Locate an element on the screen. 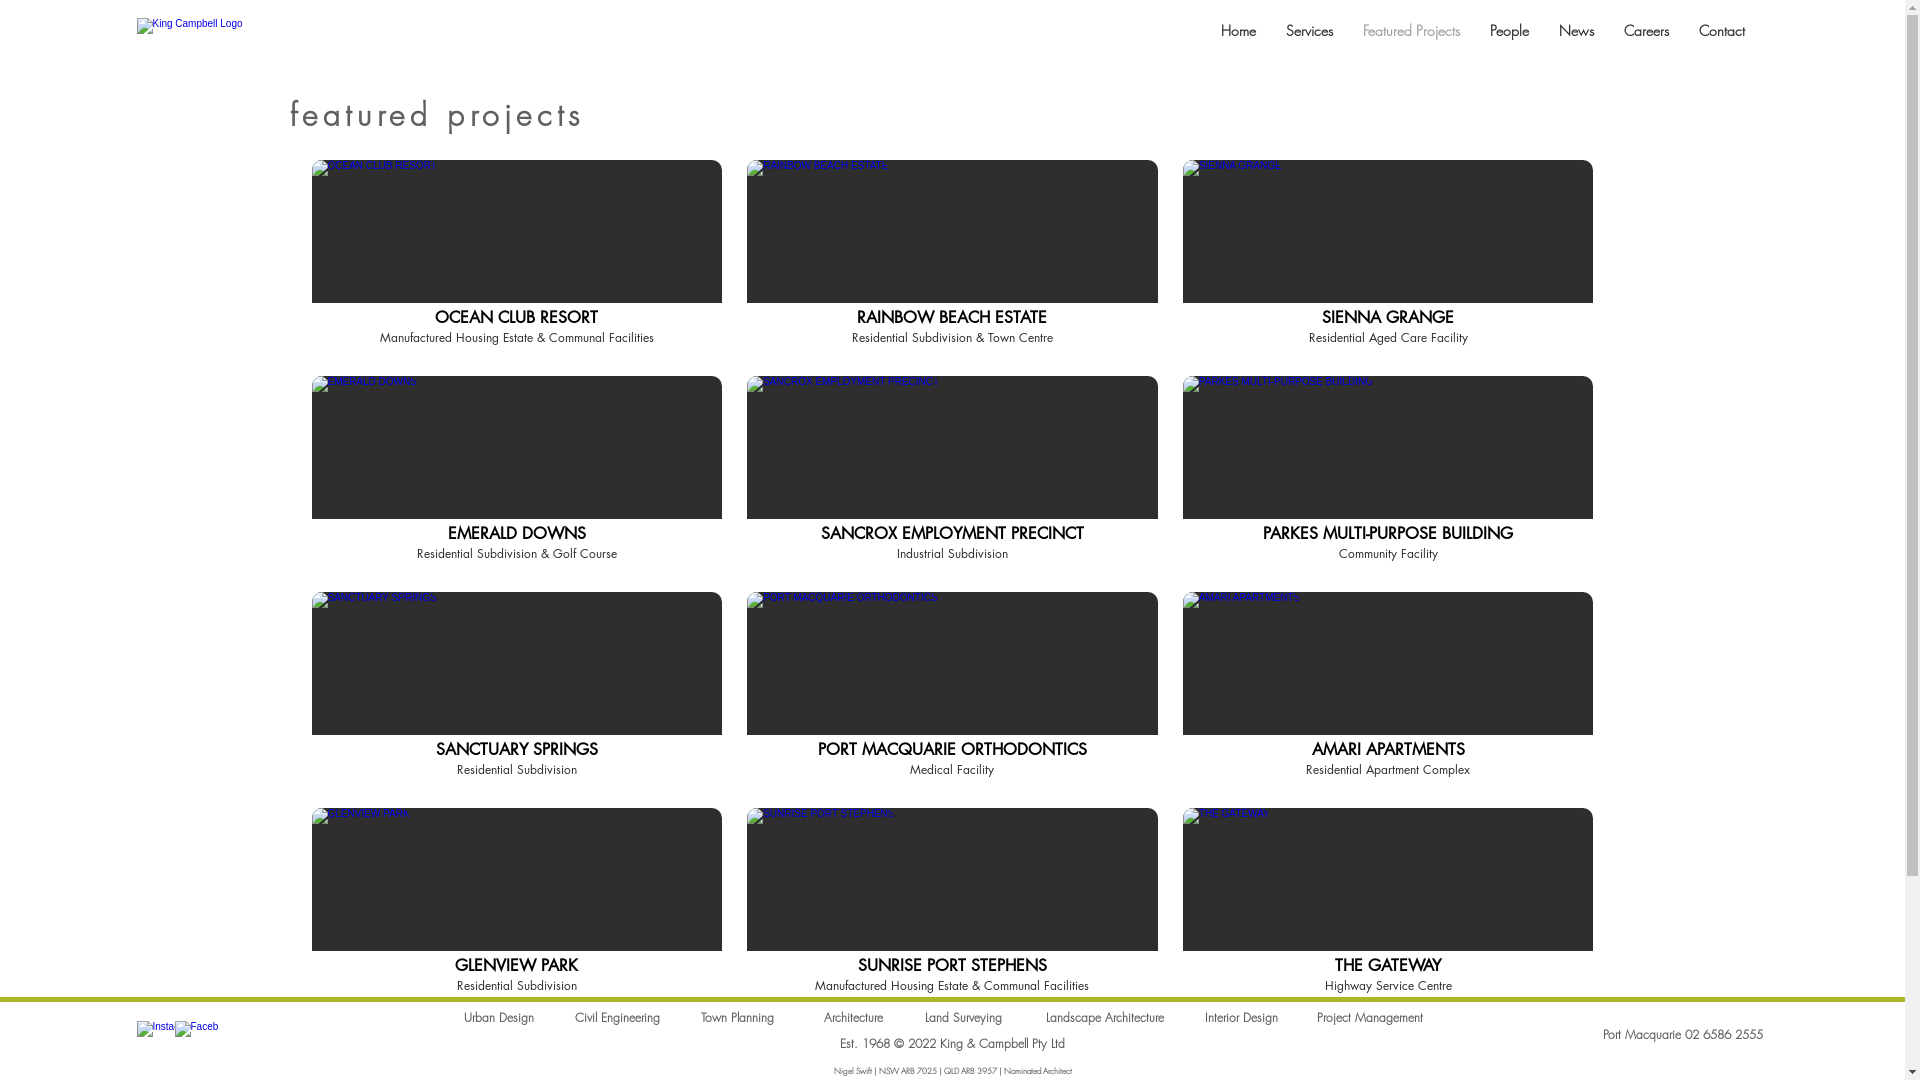 This screenshot has width=1920, height=1080. 'People' is located at coordinates (1473, 30).